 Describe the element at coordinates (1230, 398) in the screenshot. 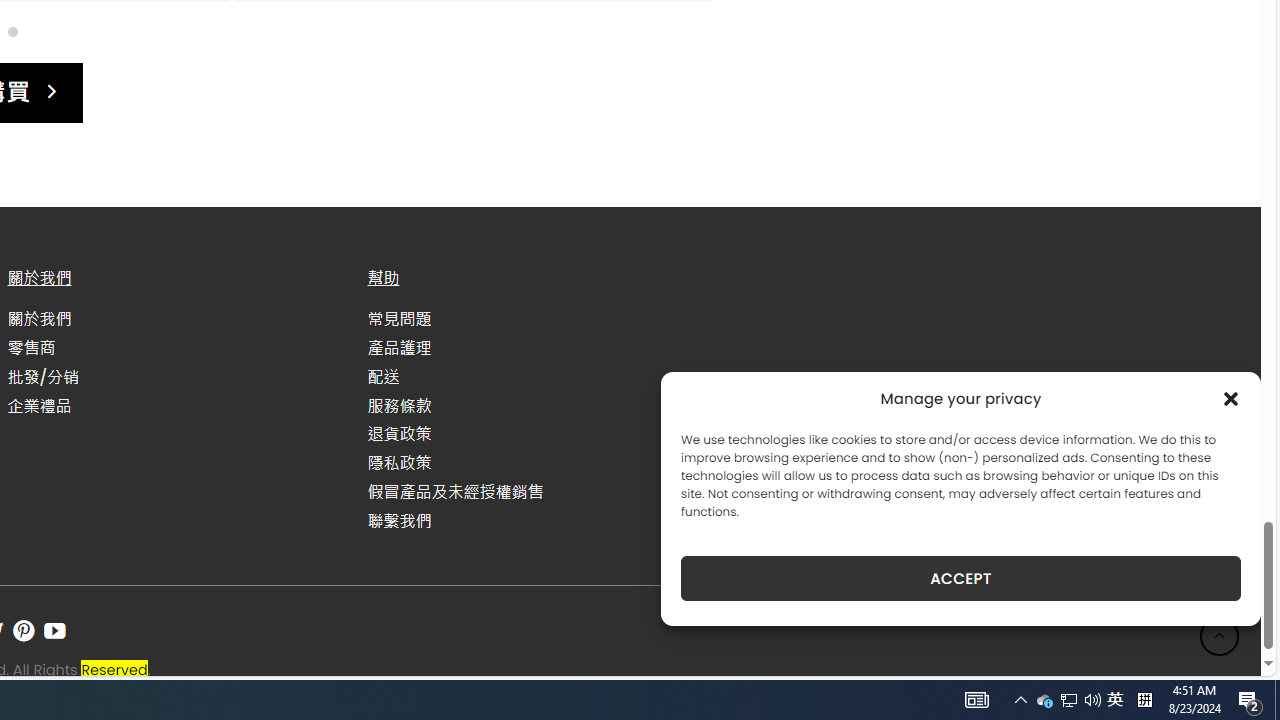

I see `'Class: cmplz-close'` at that location.